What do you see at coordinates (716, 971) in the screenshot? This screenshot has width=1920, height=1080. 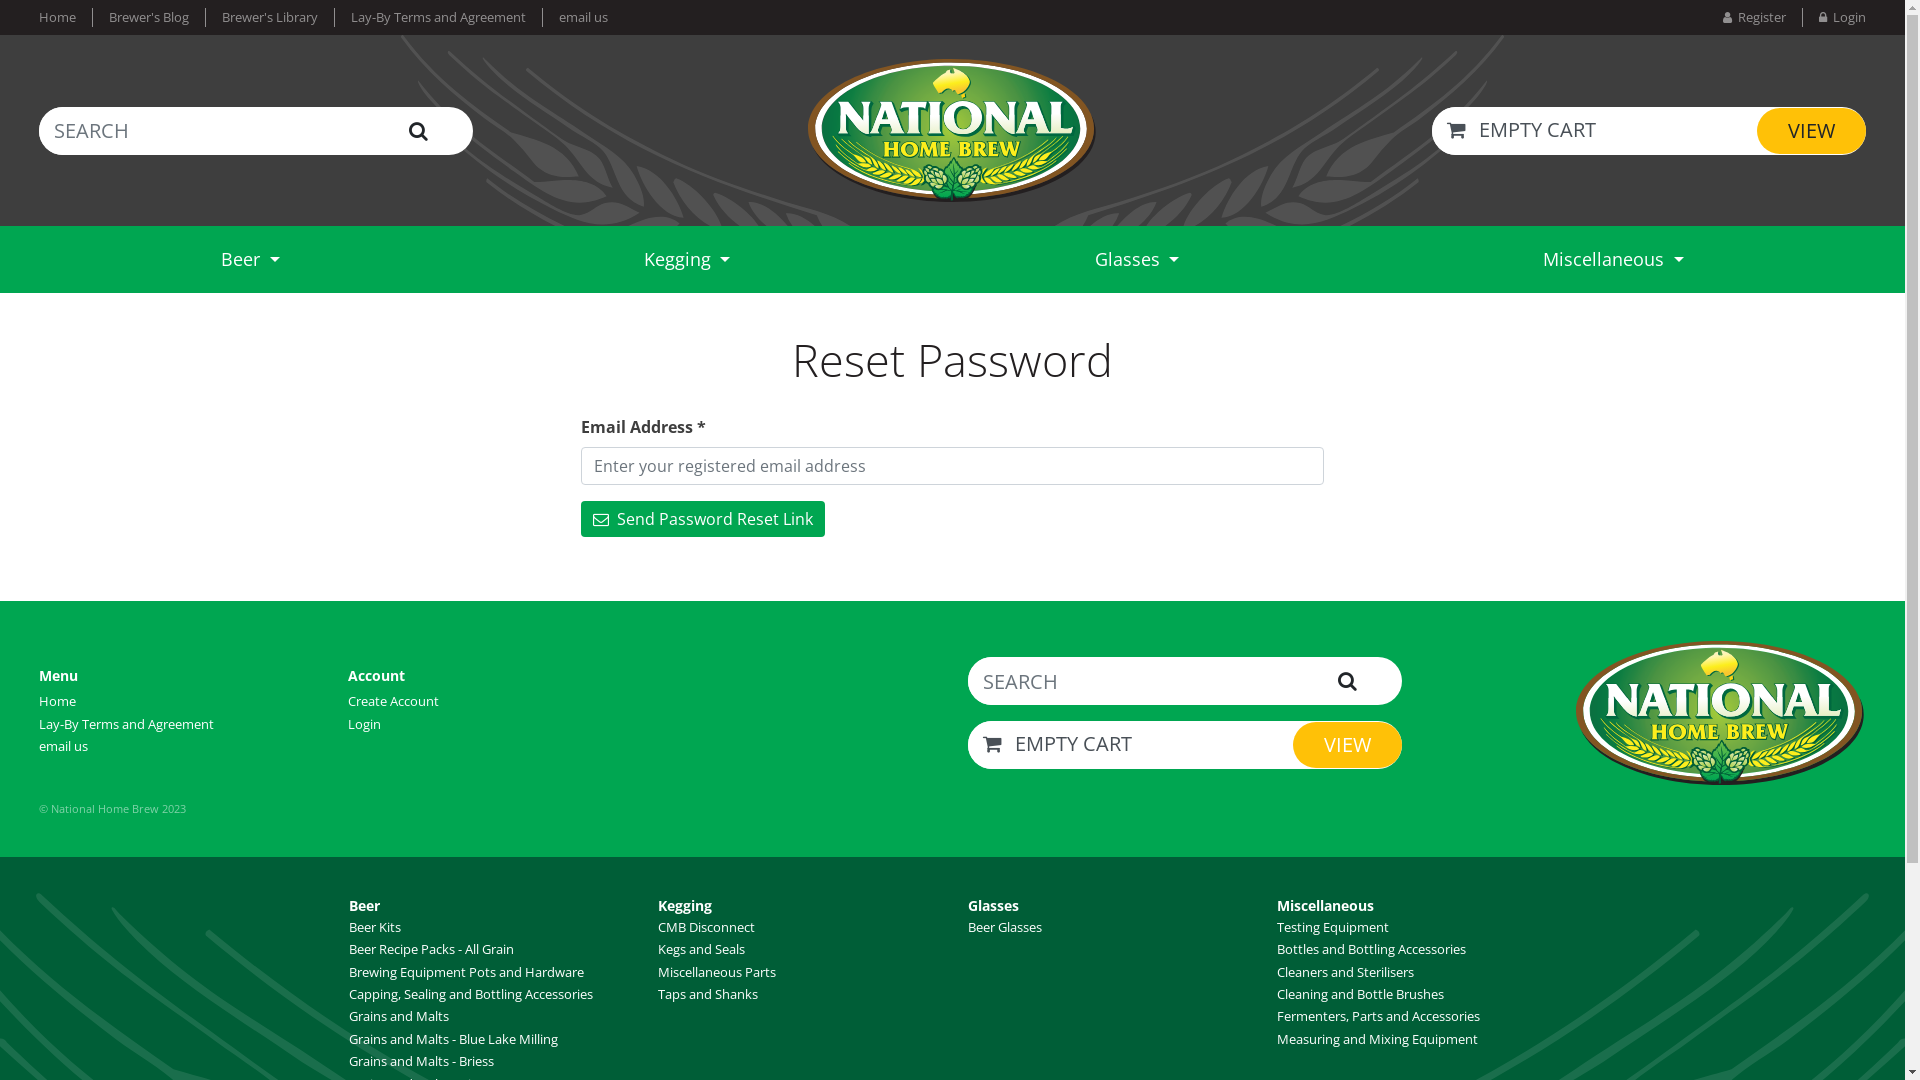 I see `'Miscellaneous Parts'` at bounding box center [716, 971].